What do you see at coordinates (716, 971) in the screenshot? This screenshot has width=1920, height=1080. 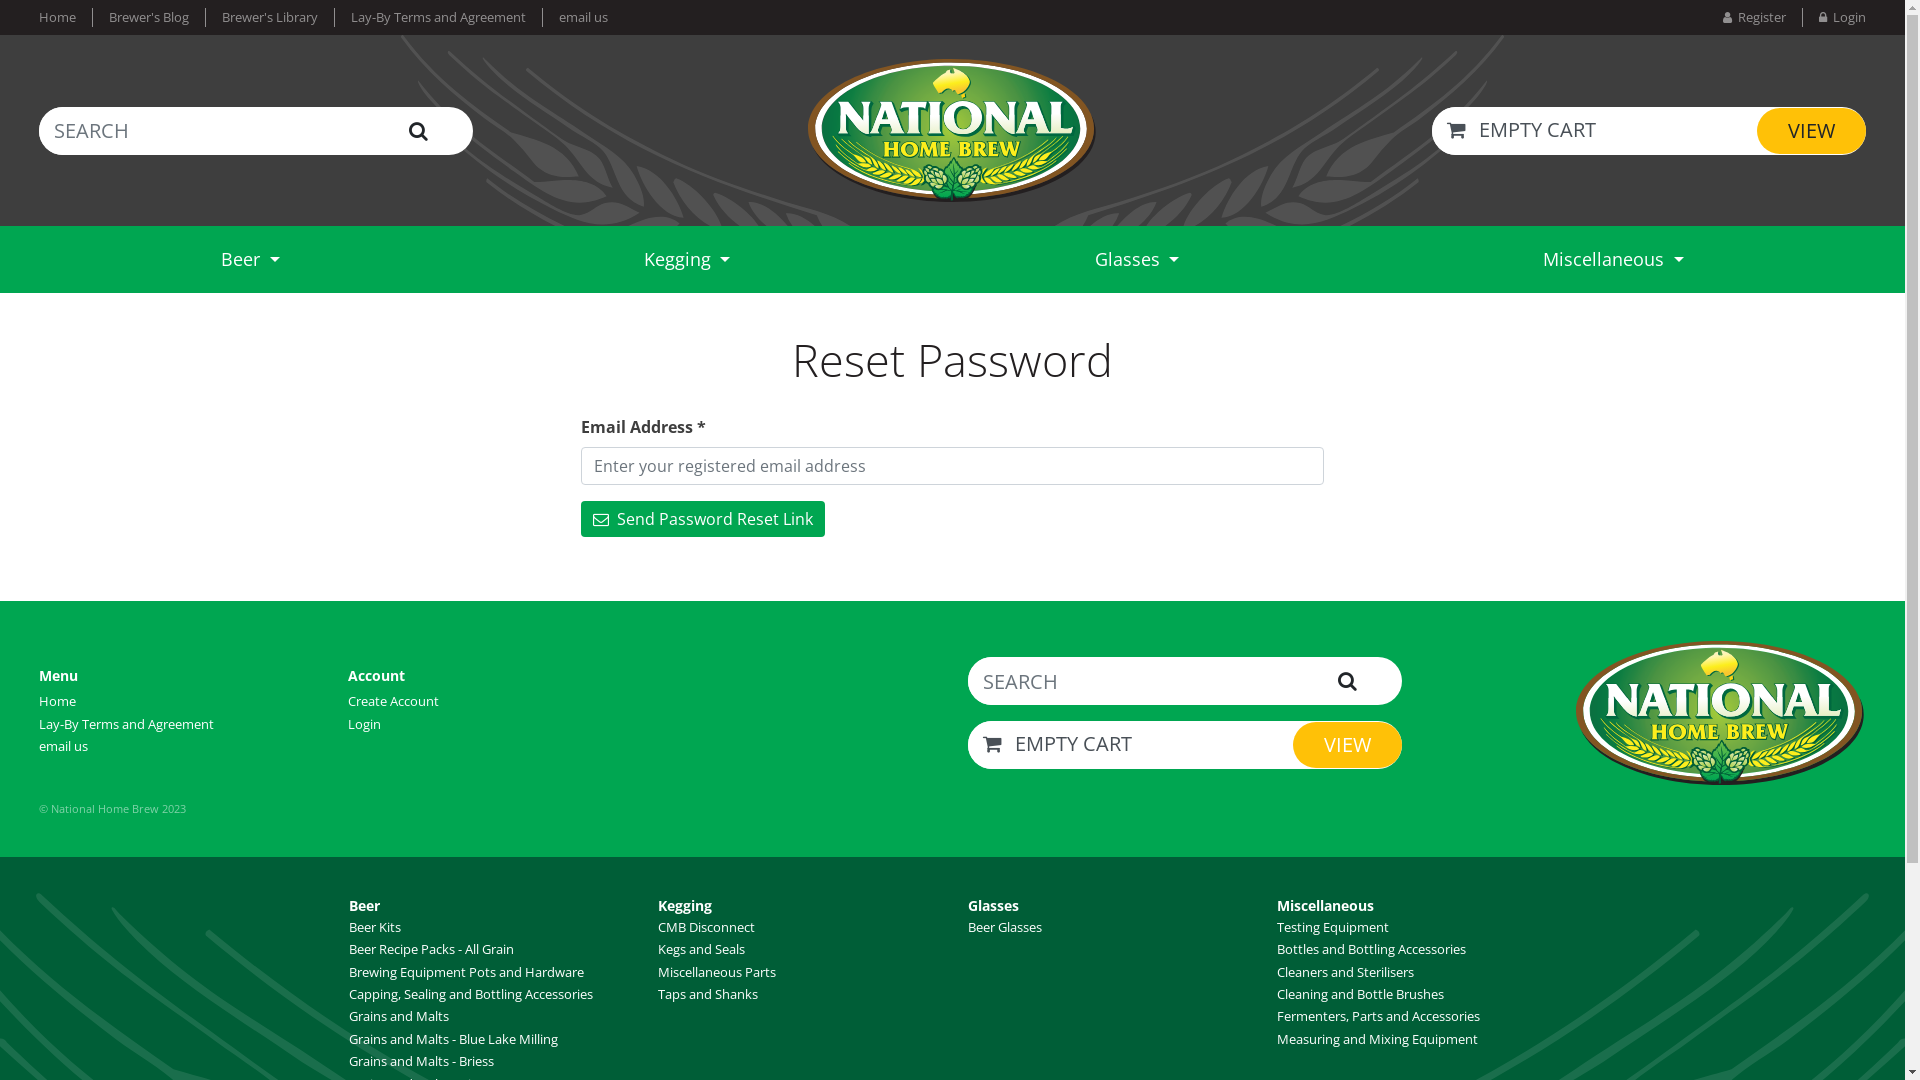 I see `'Miscellaneous Parts'` at bounding box center [716, 971].